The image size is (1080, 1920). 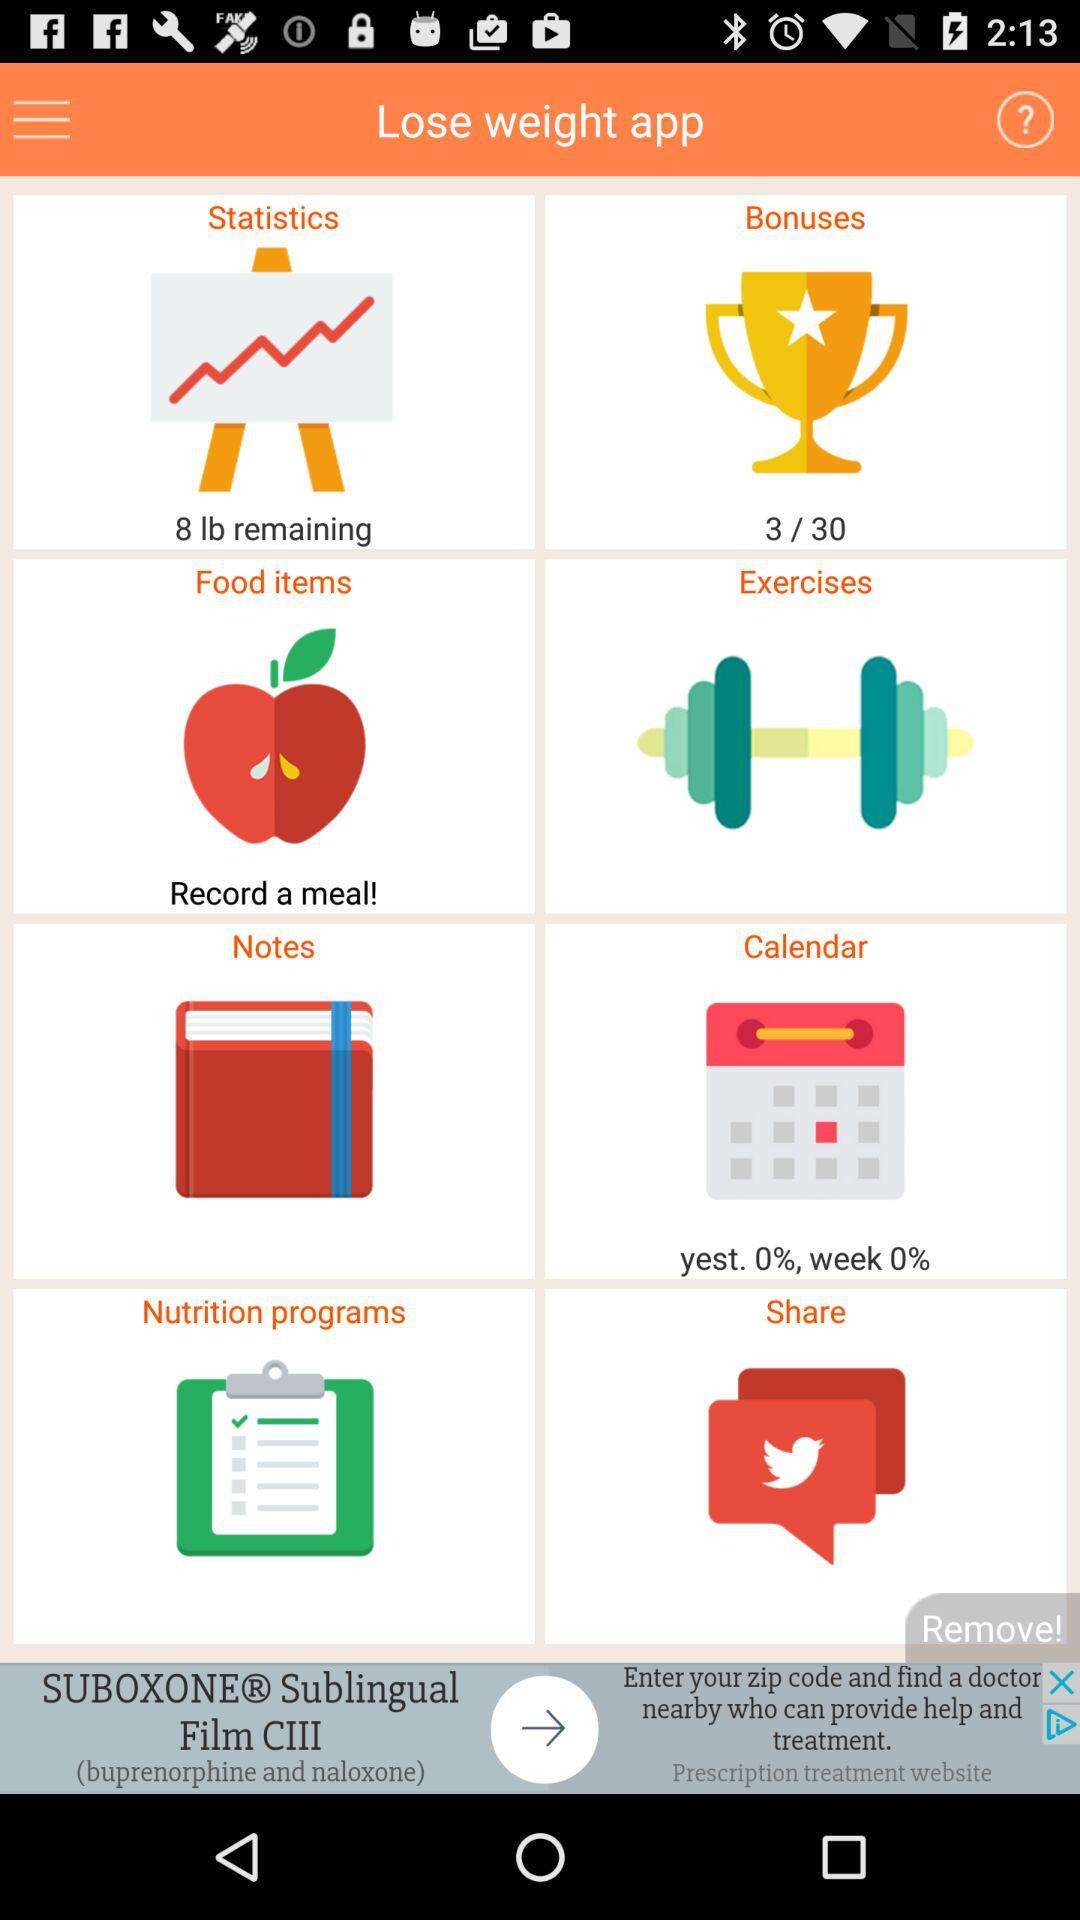 I want to click on menu page, so click(x=41, y=118).